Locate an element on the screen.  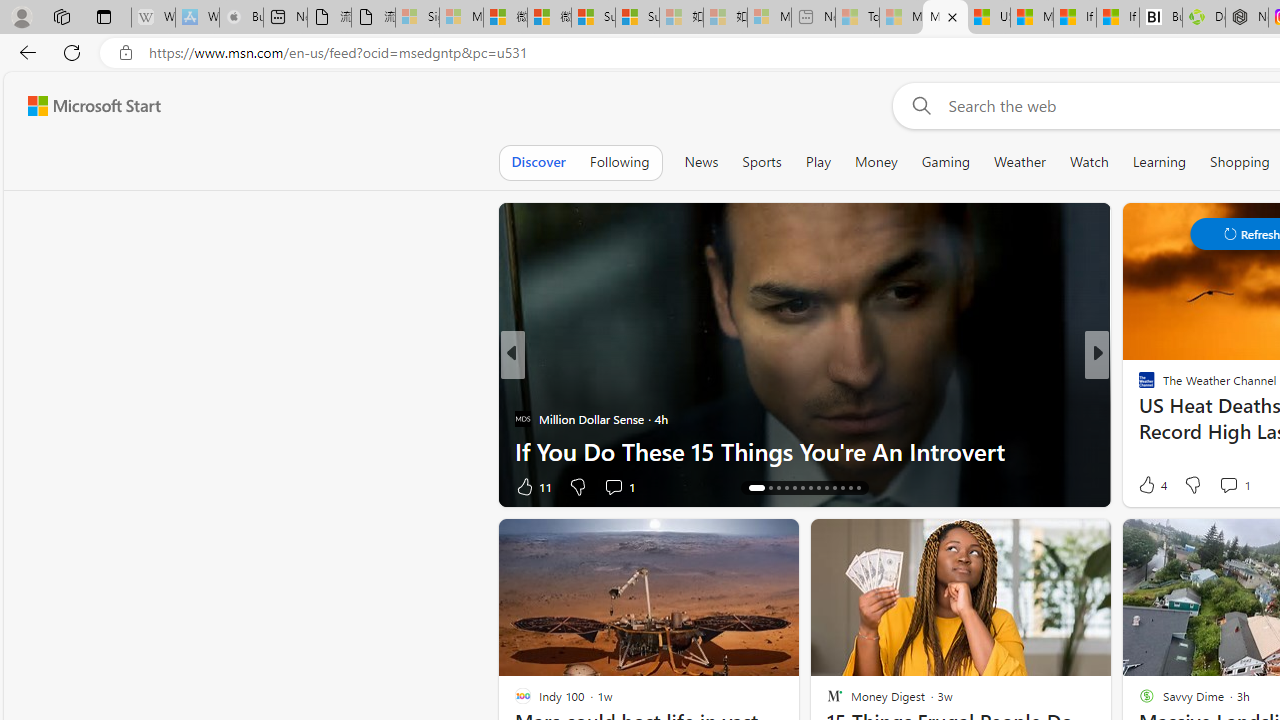
'AutomationID: tab-26' is located at coordinates (858, 488).